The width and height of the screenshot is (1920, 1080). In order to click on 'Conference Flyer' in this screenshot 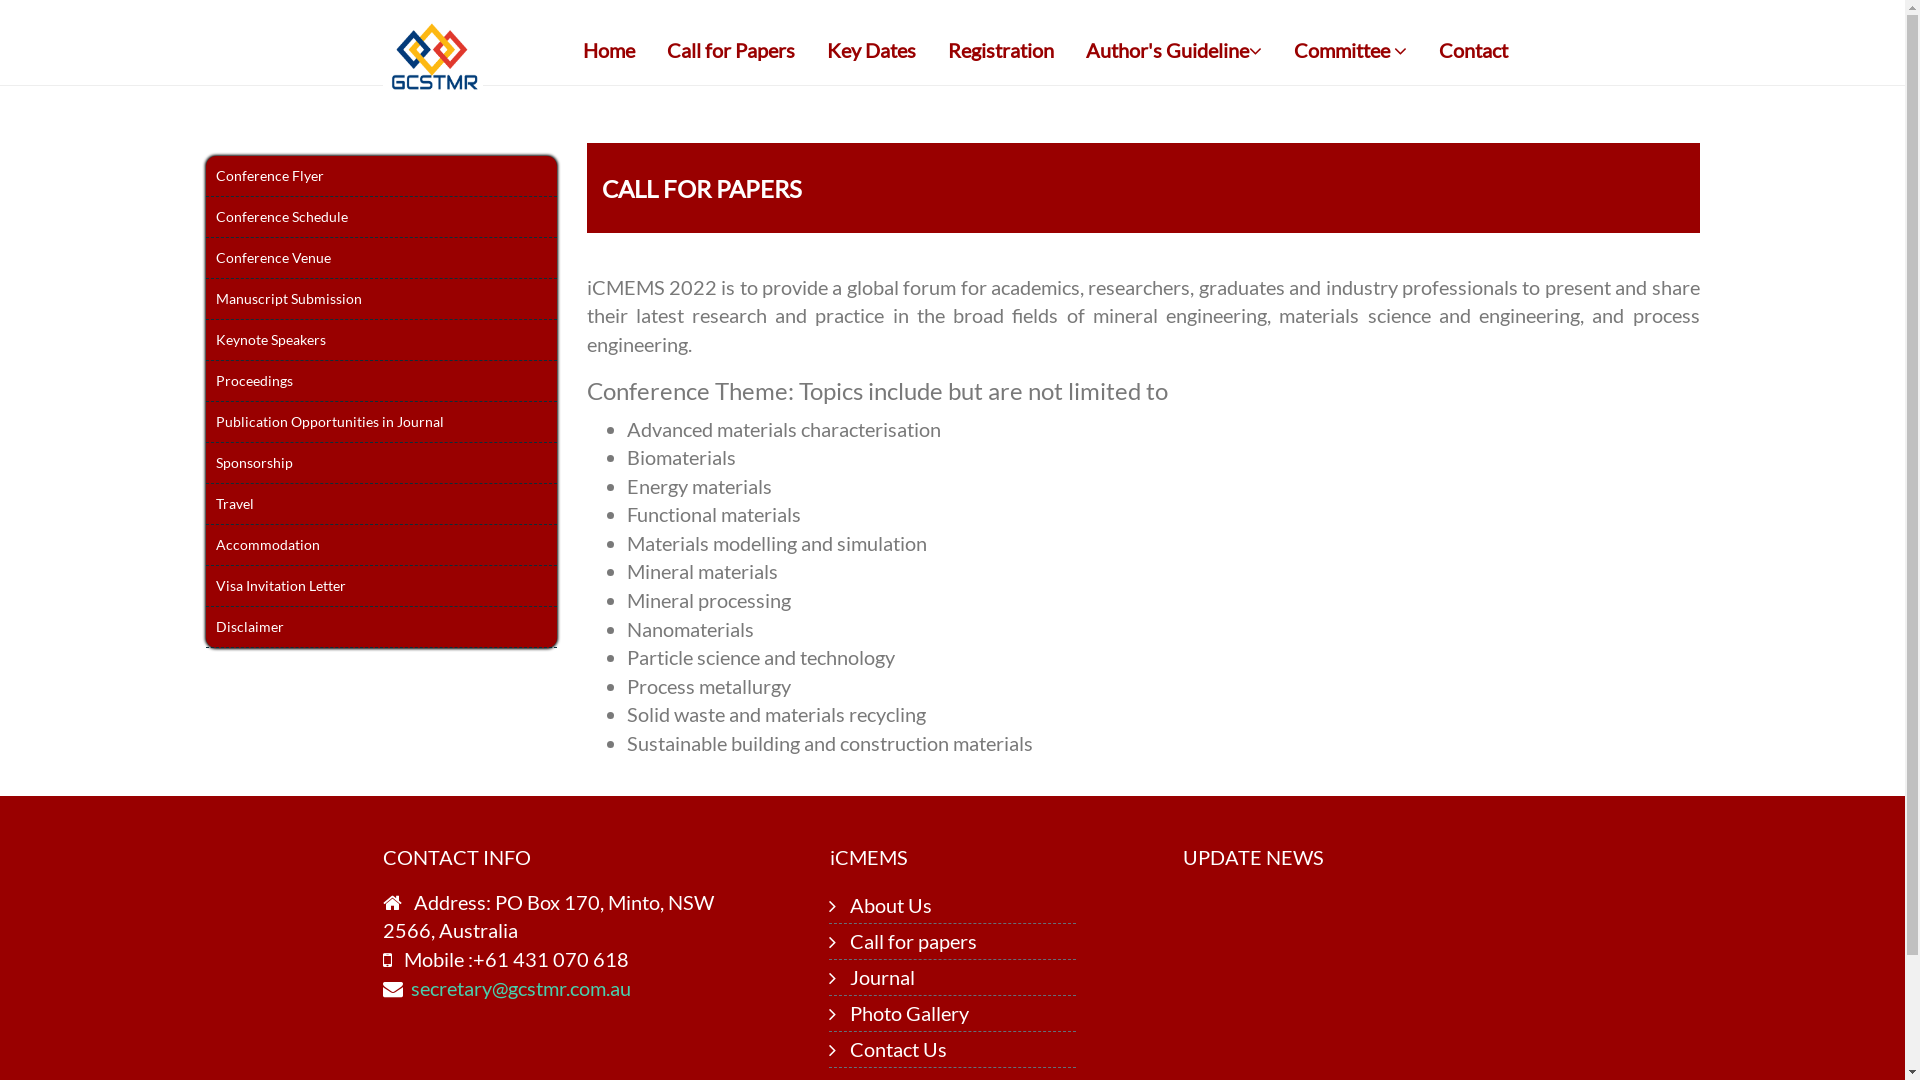, I will do `click(381, 175)`.